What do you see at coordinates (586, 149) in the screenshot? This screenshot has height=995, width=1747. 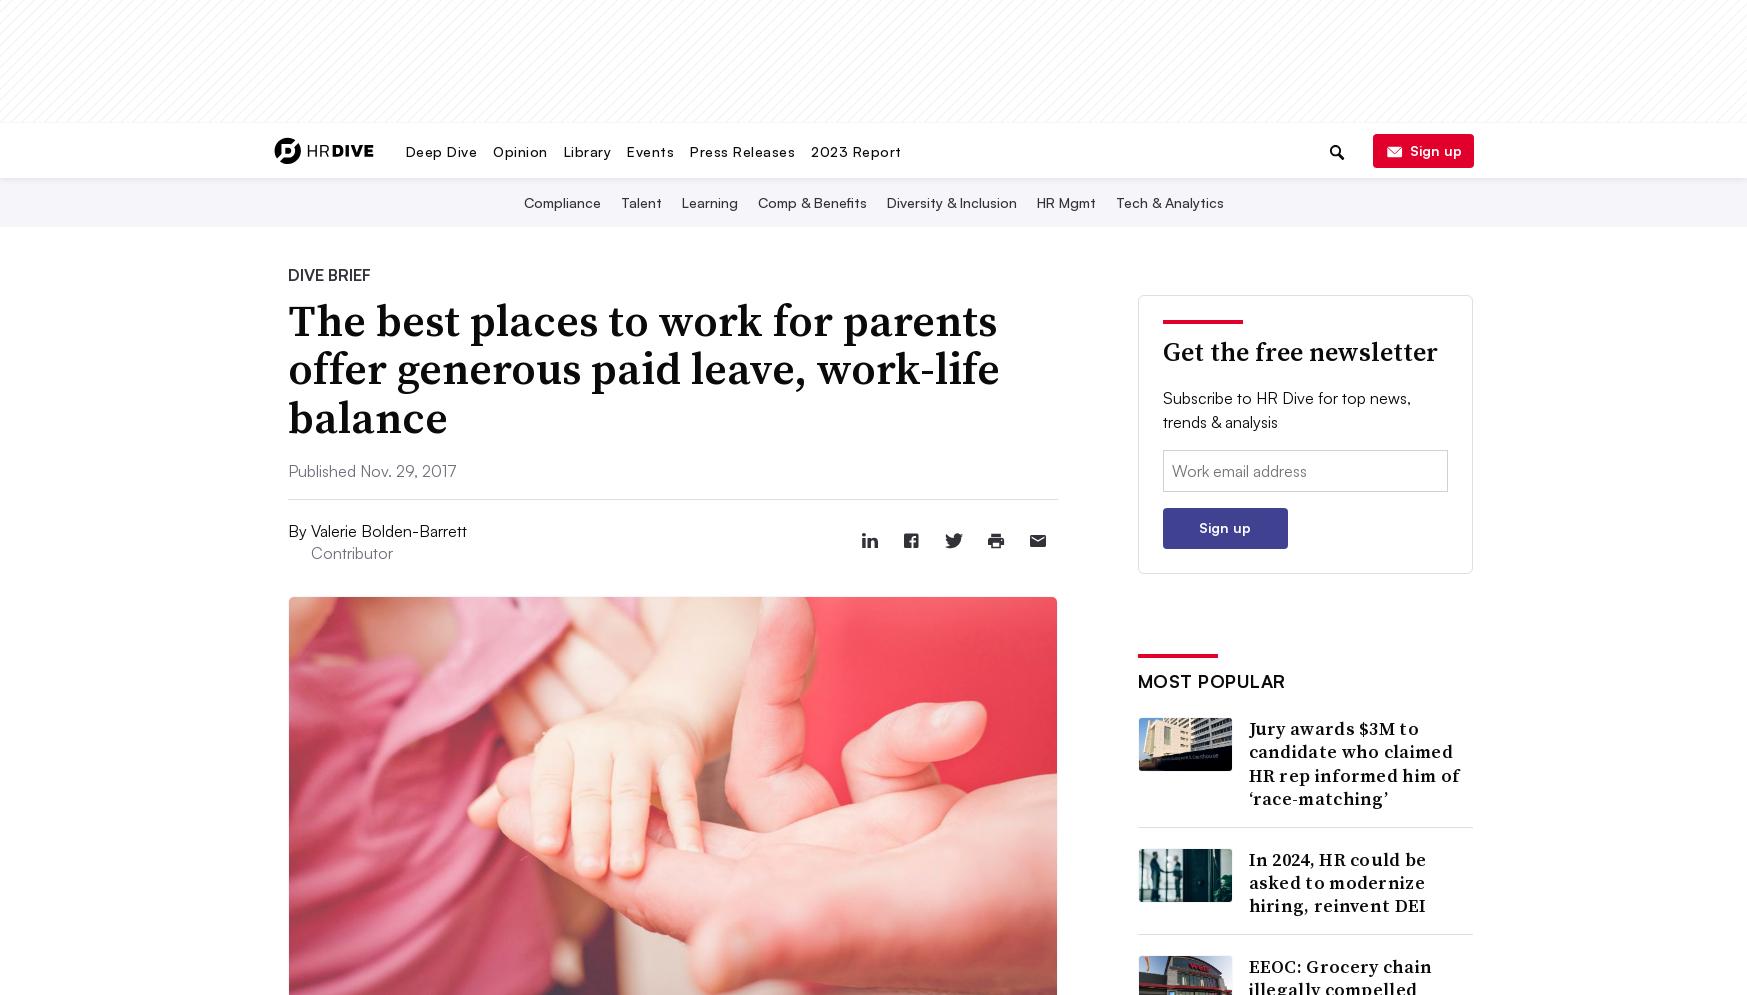 I see `'Library'` at bounding box center [586, 149].